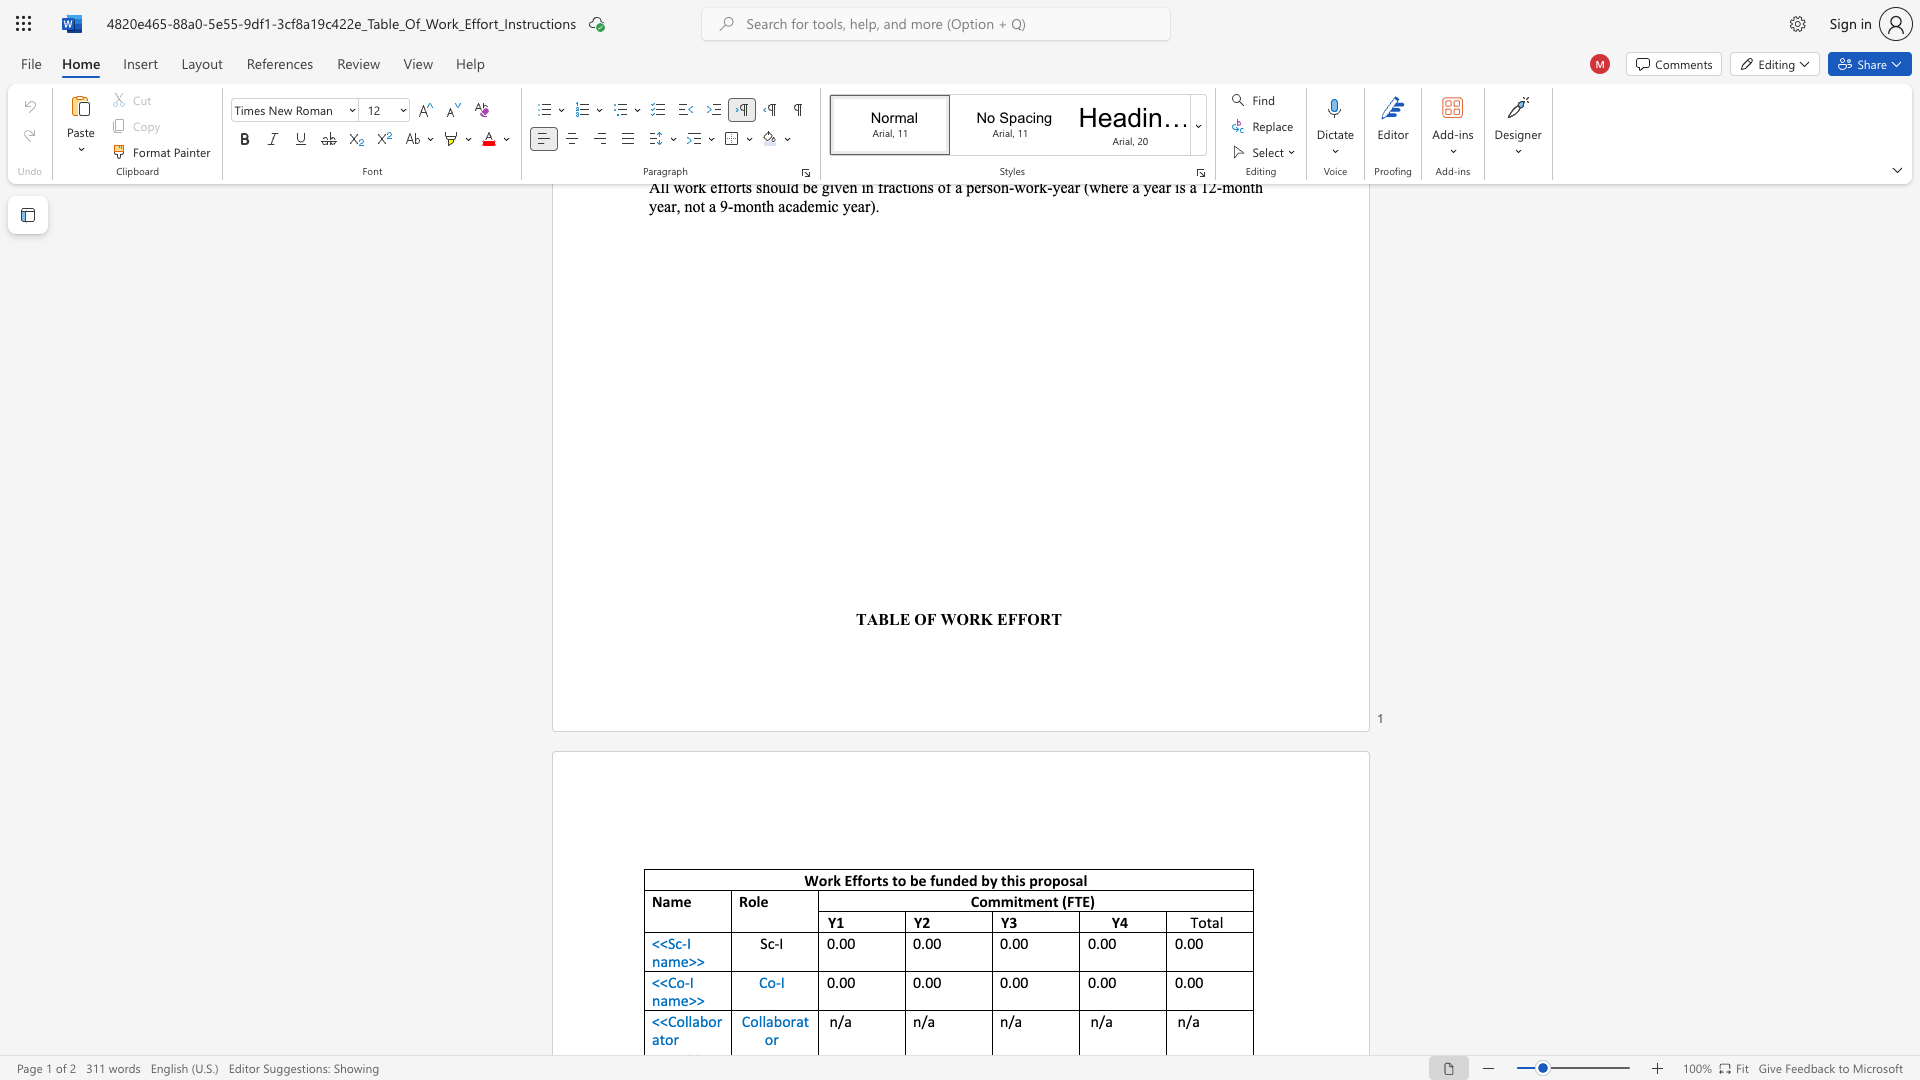 This screenshot has width=1920, height=1080. I want to click on the space between the continuous character "e" and ">" in the text, so click(688, 960).